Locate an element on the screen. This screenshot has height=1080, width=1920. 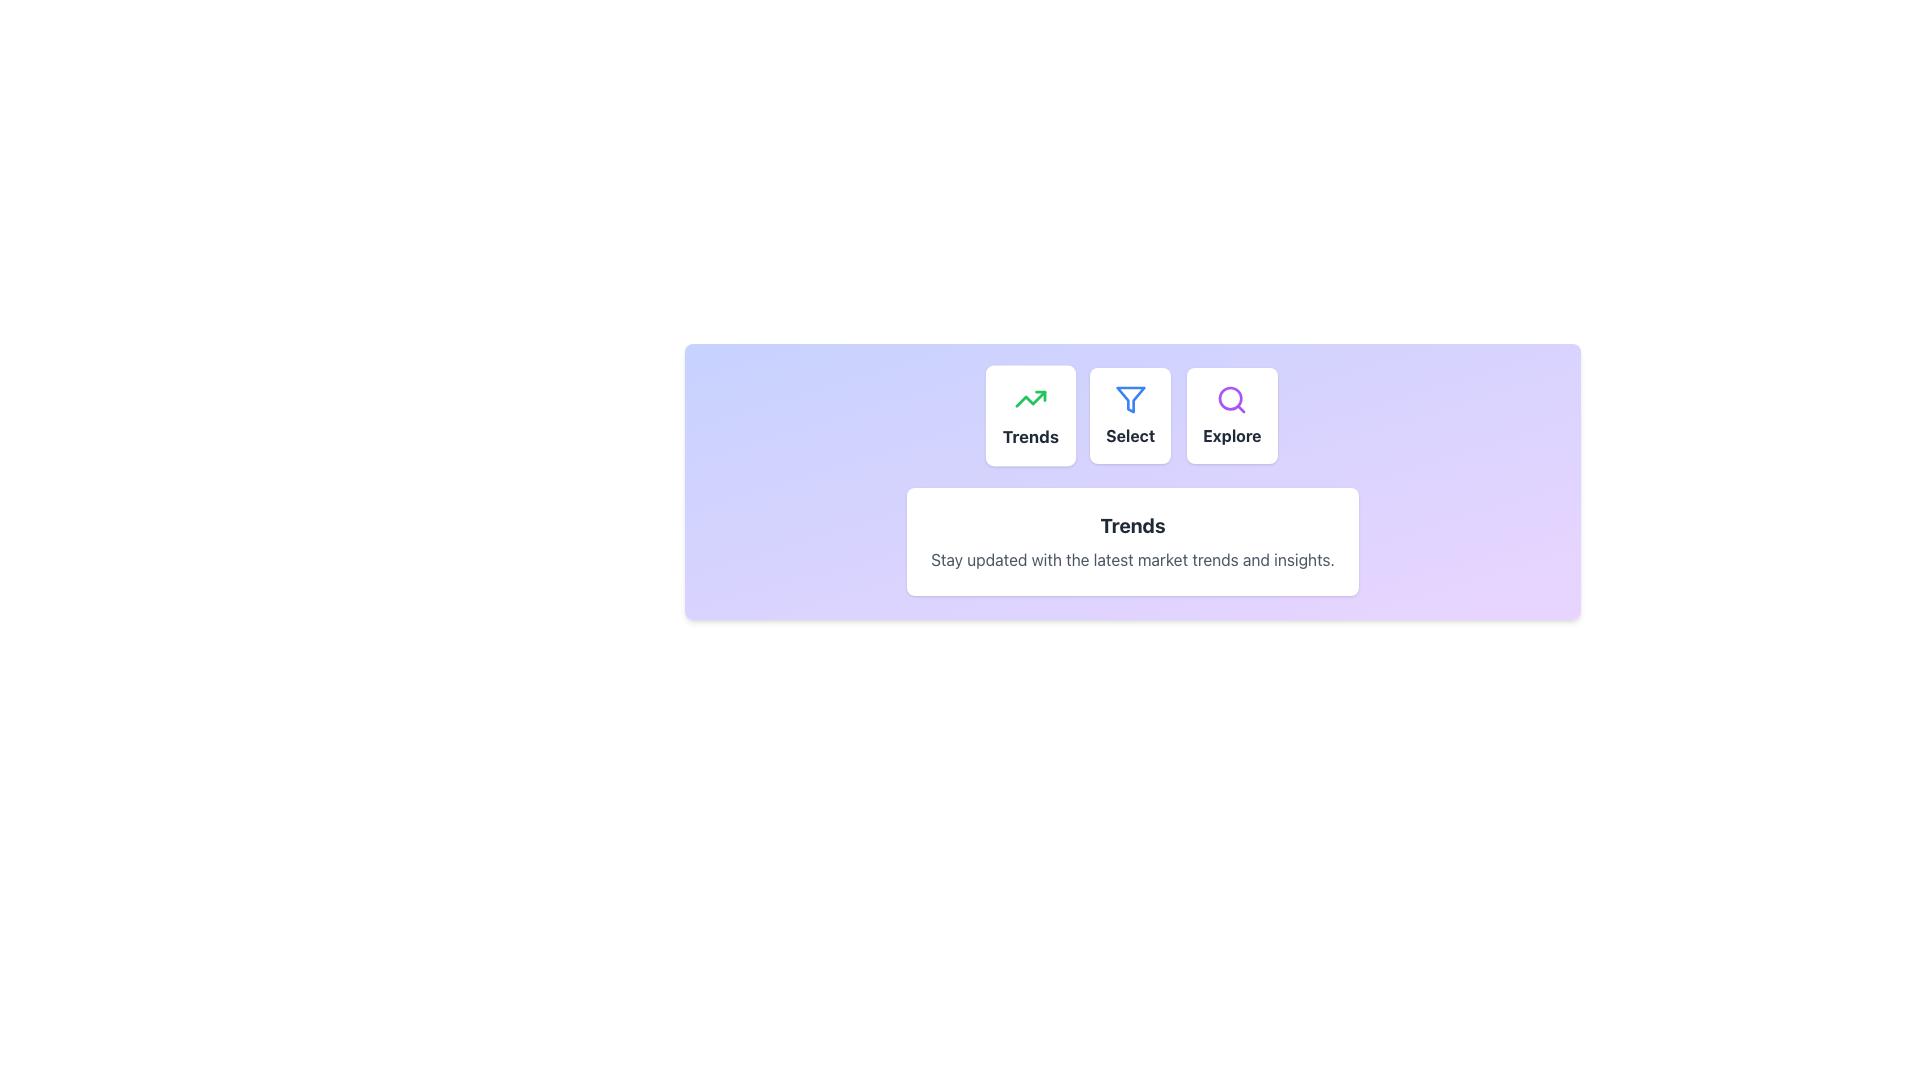
the circular graphic element located in the center of the magnifying glass icon, which is the third icon from the left in the row labeled 'Trends', 'Select', and 'Explore' is located at coordinates (1229, 398).